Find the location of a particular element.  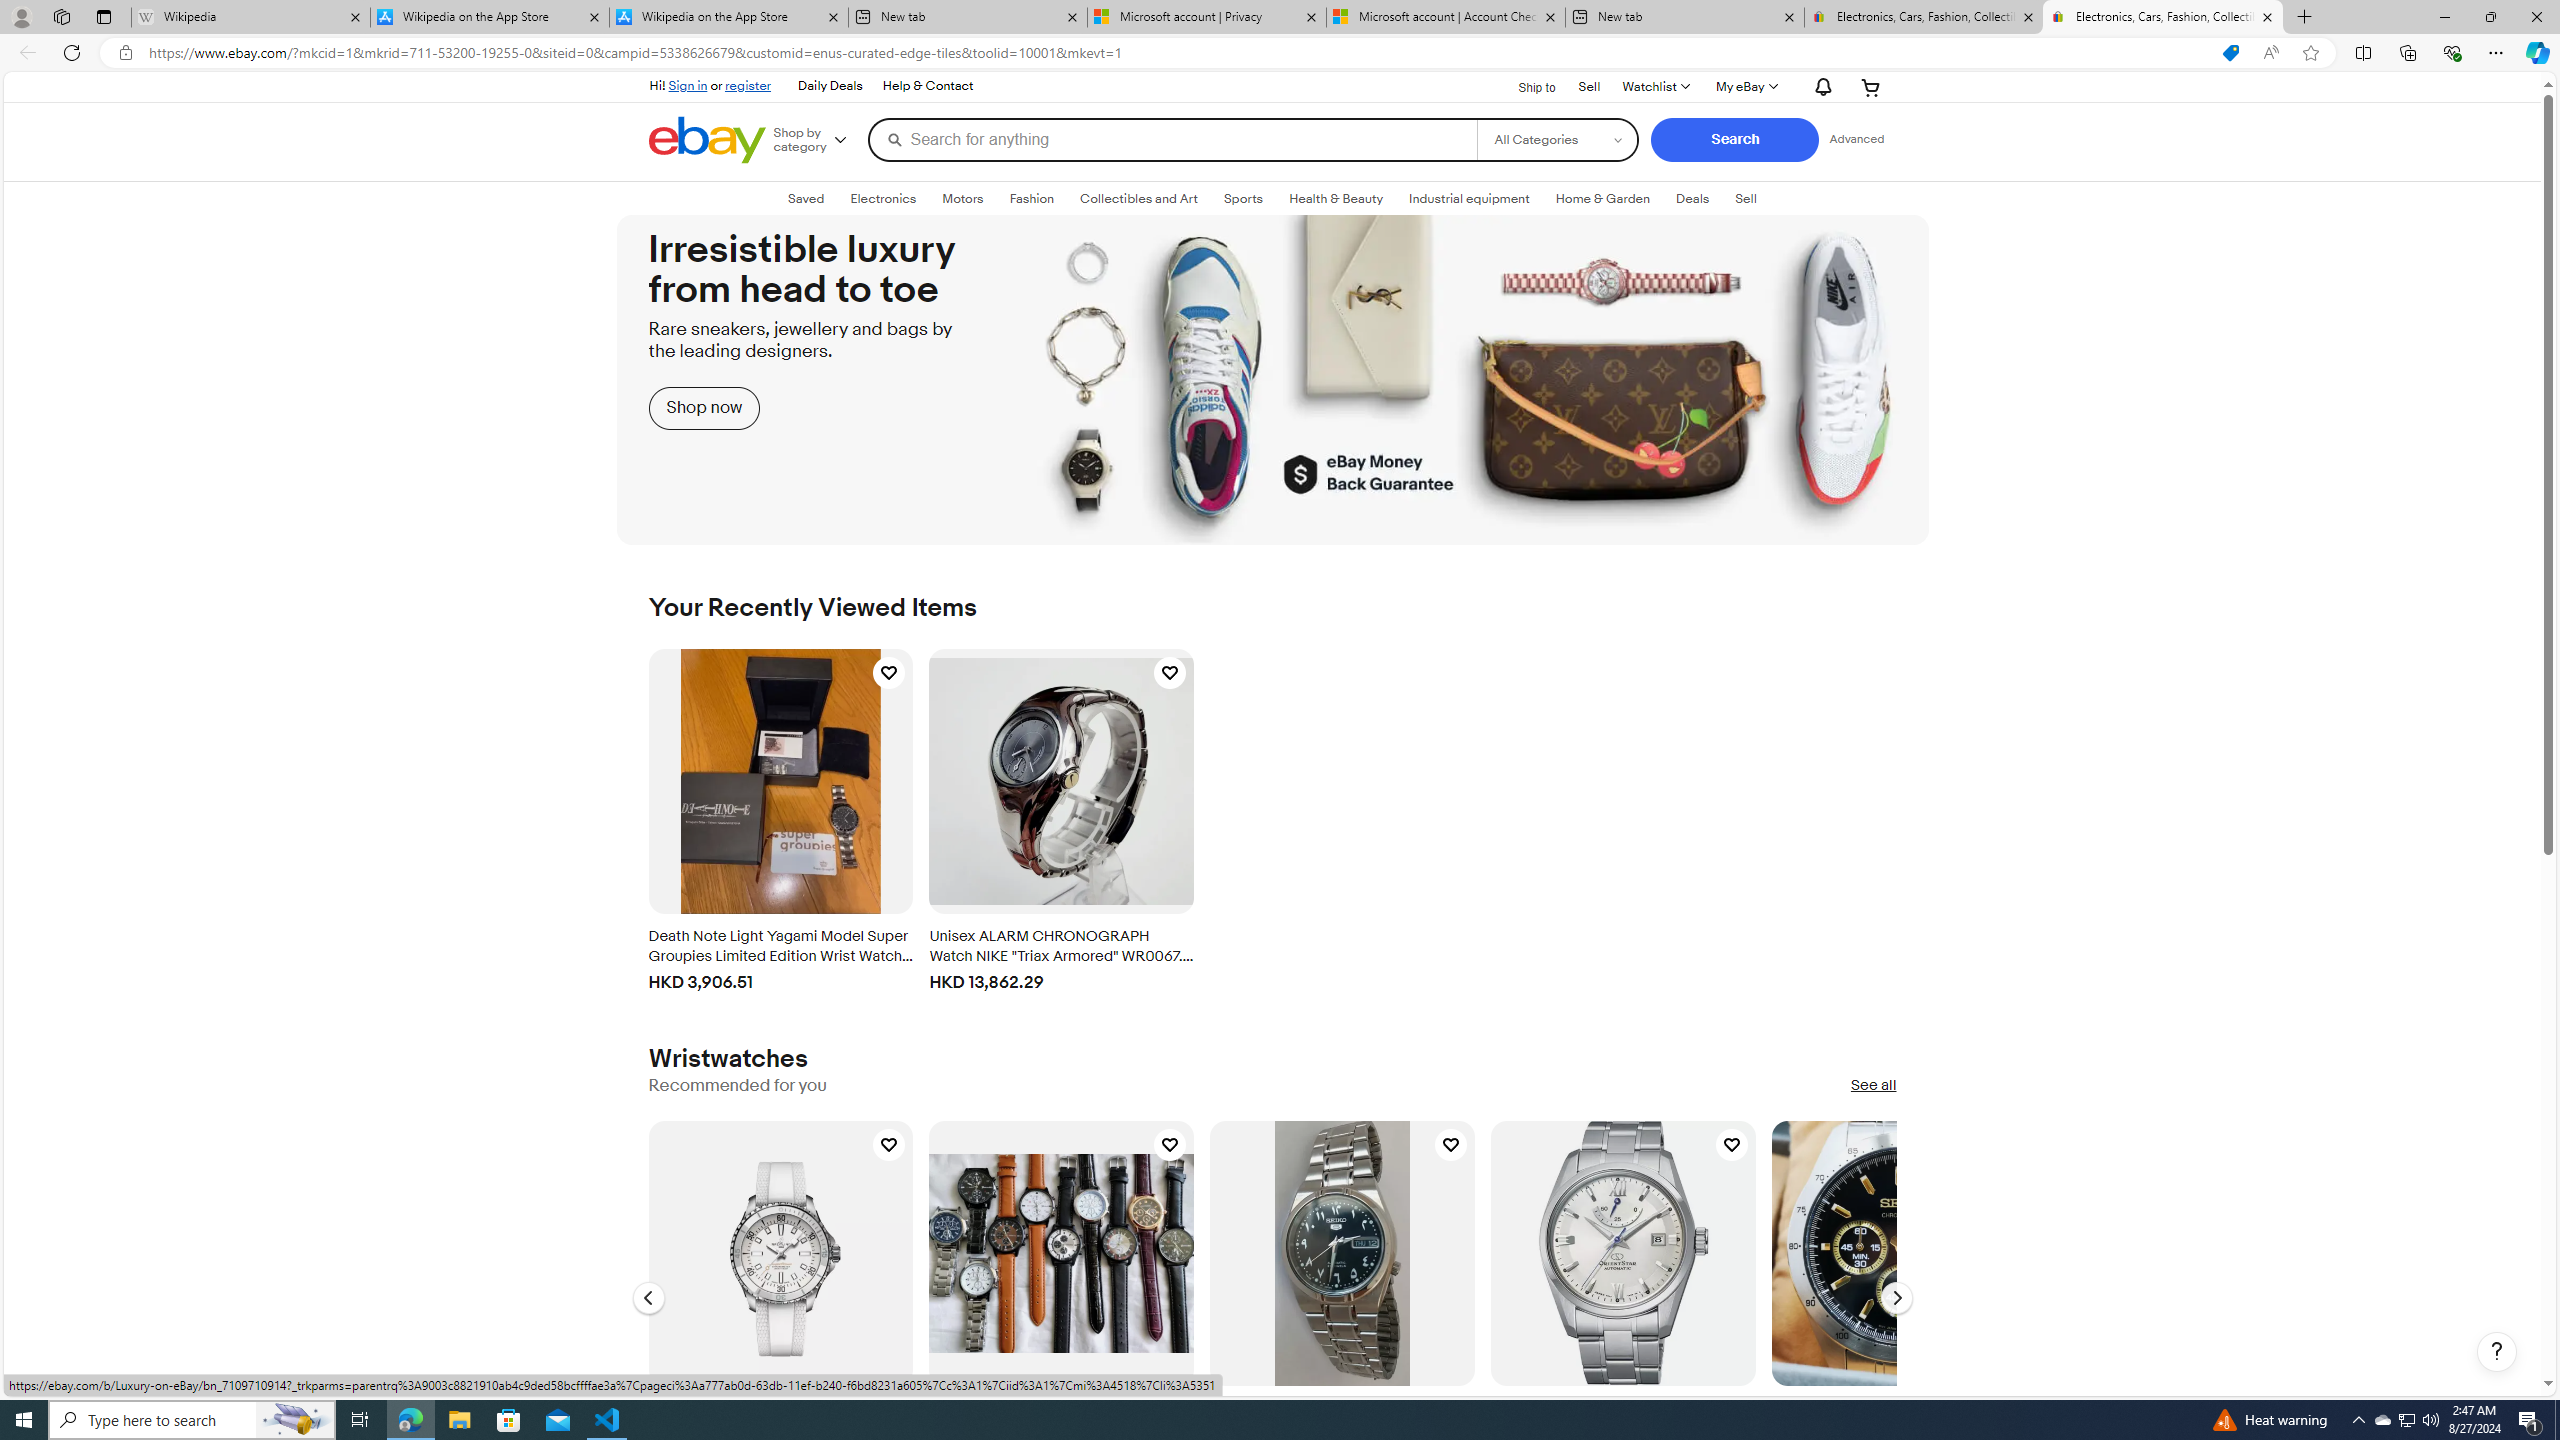

'Health & Beauty' is located at coordinates (1337, 199).